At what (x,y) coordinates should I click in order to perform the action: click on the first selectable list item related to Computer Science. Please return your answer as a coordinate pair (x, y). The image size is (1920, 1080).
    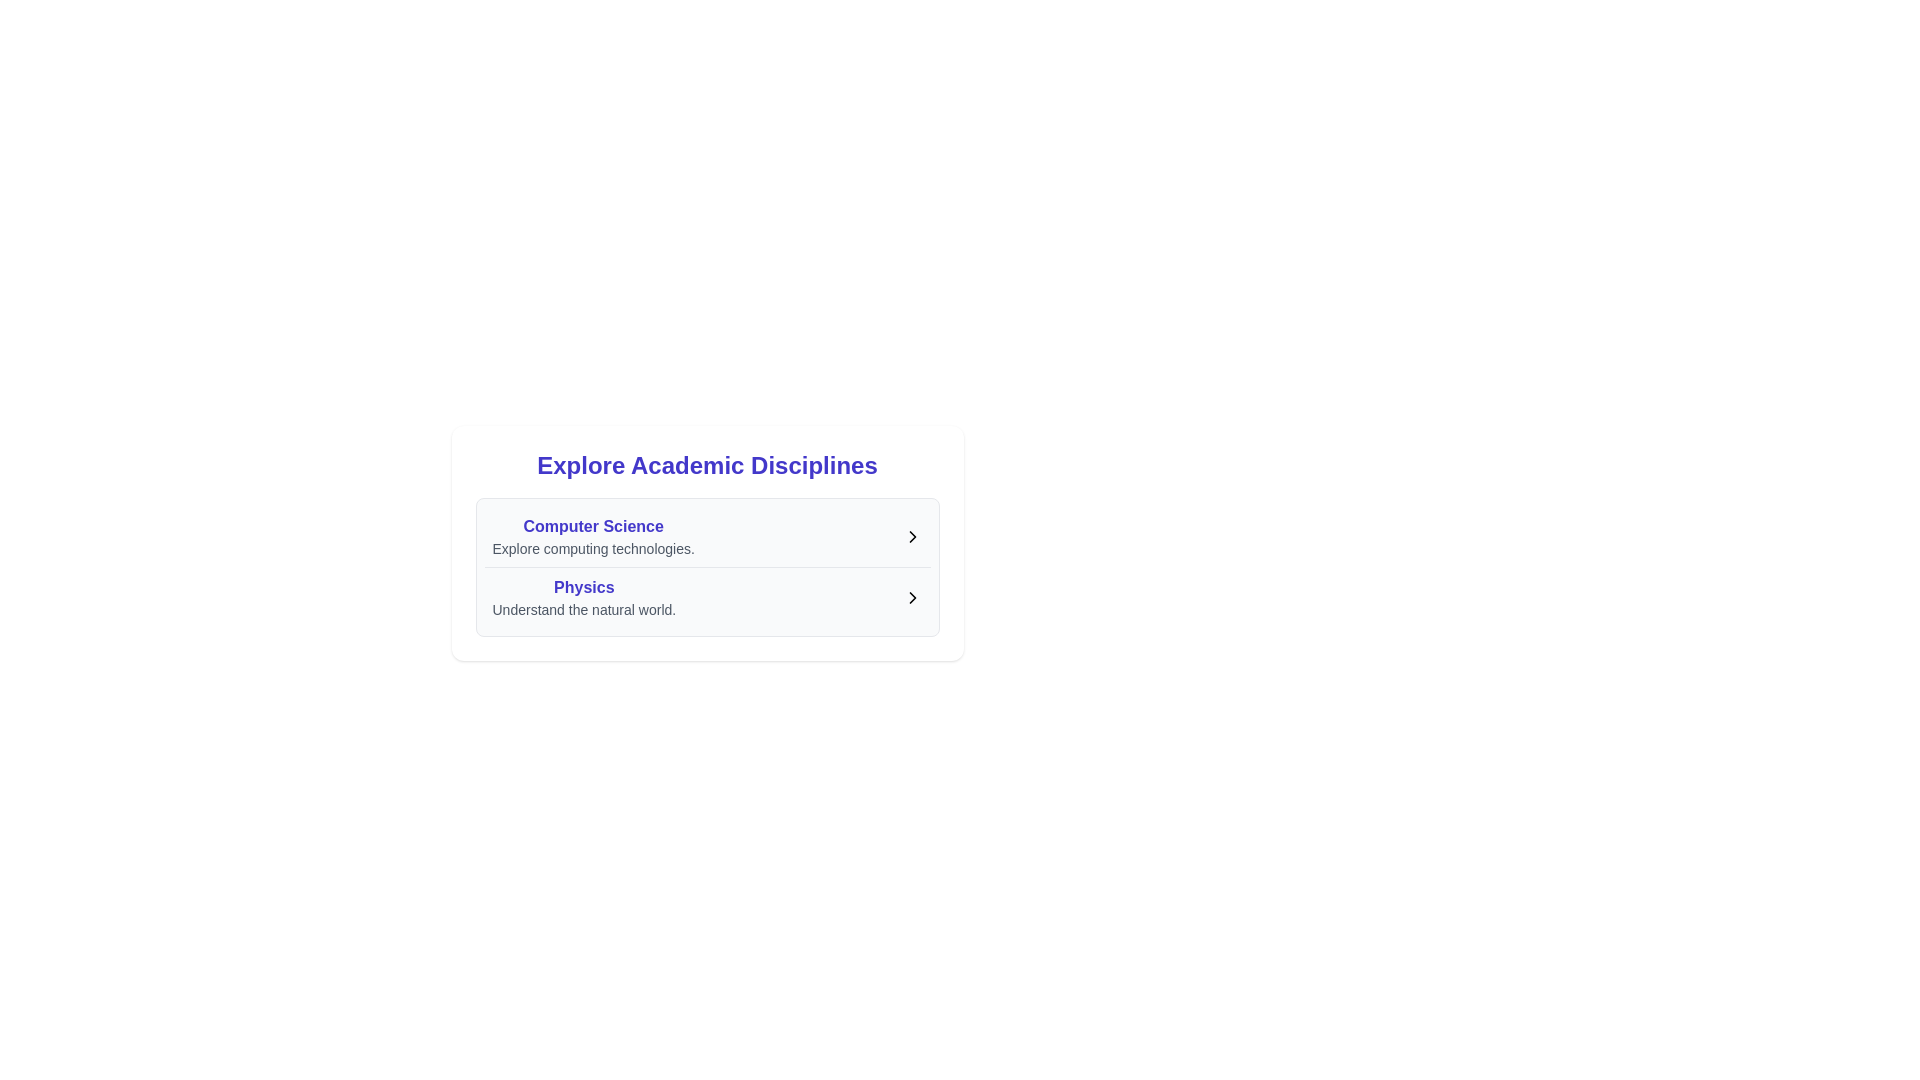
    Looking at the image, I should click on (707, 535).